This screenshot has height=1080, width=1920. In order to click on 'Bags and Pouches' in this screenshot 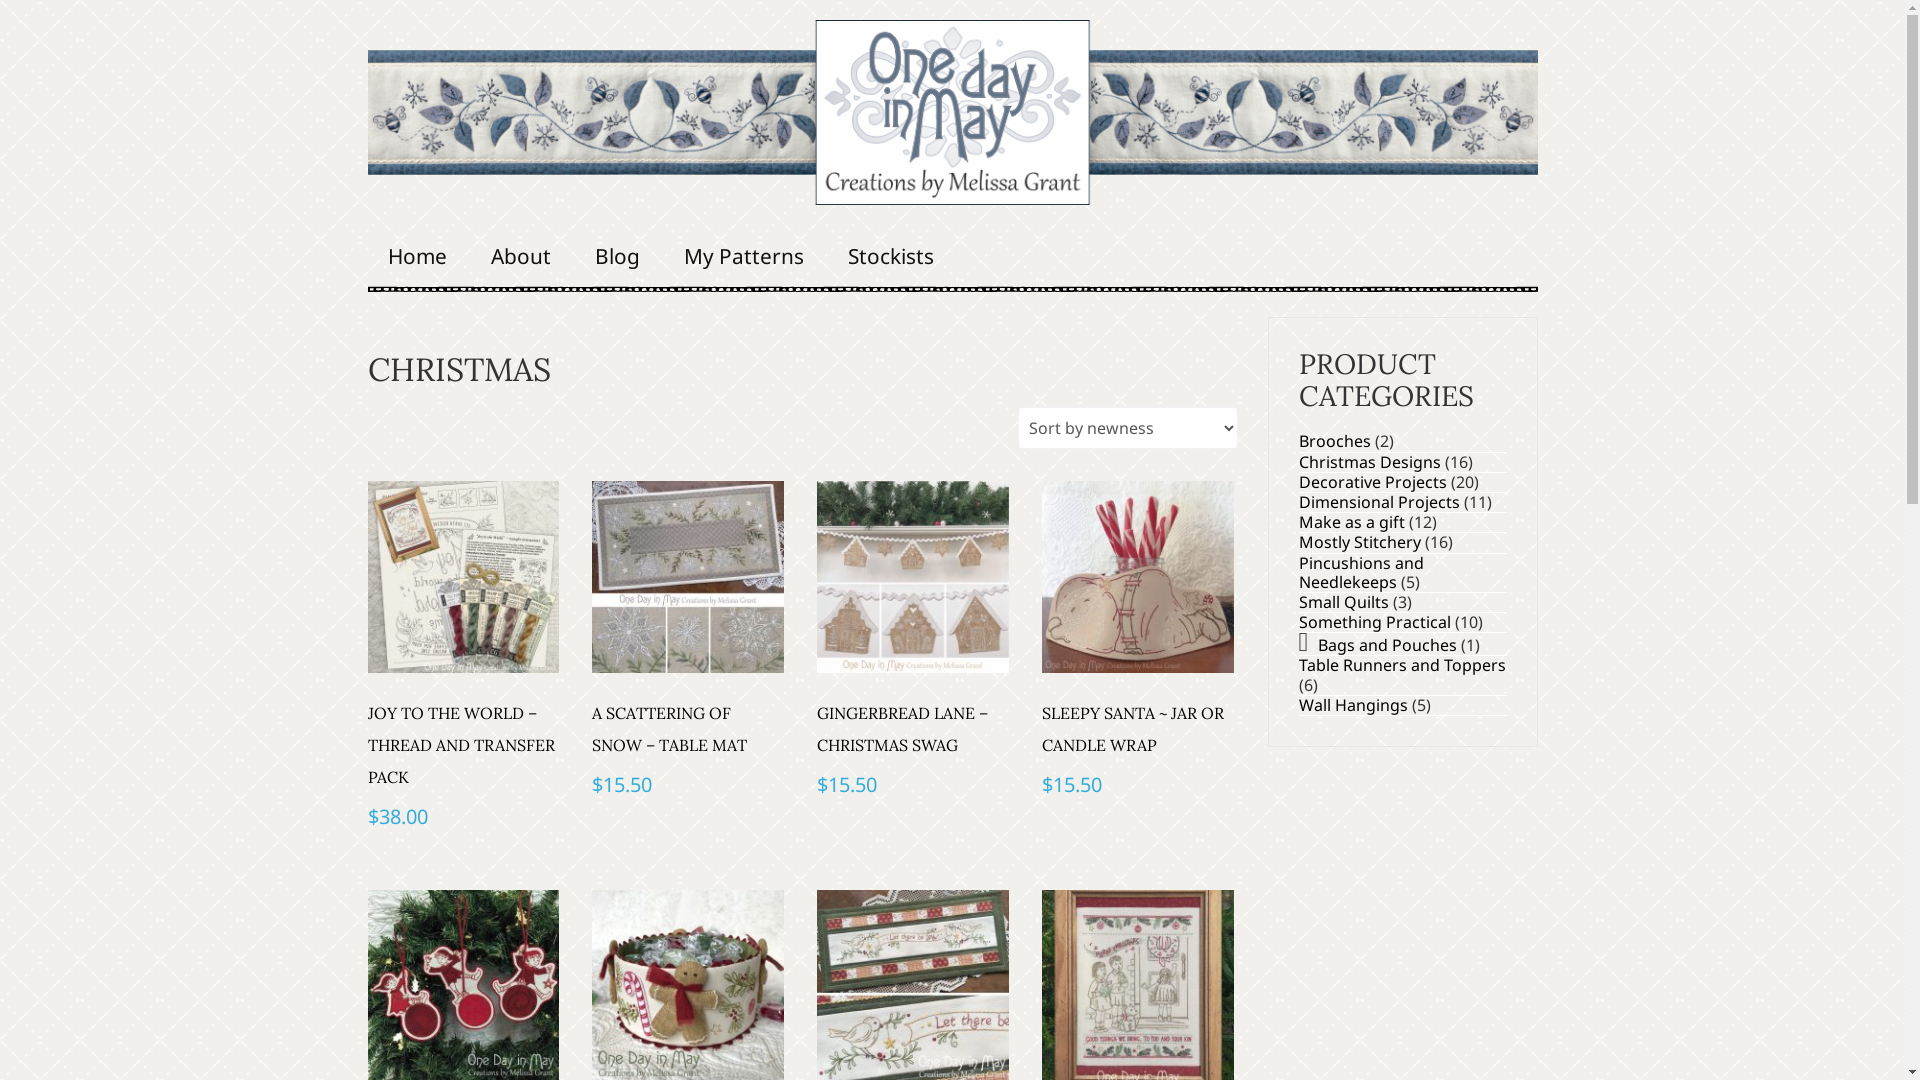, I will do `click(1386, 644)`.